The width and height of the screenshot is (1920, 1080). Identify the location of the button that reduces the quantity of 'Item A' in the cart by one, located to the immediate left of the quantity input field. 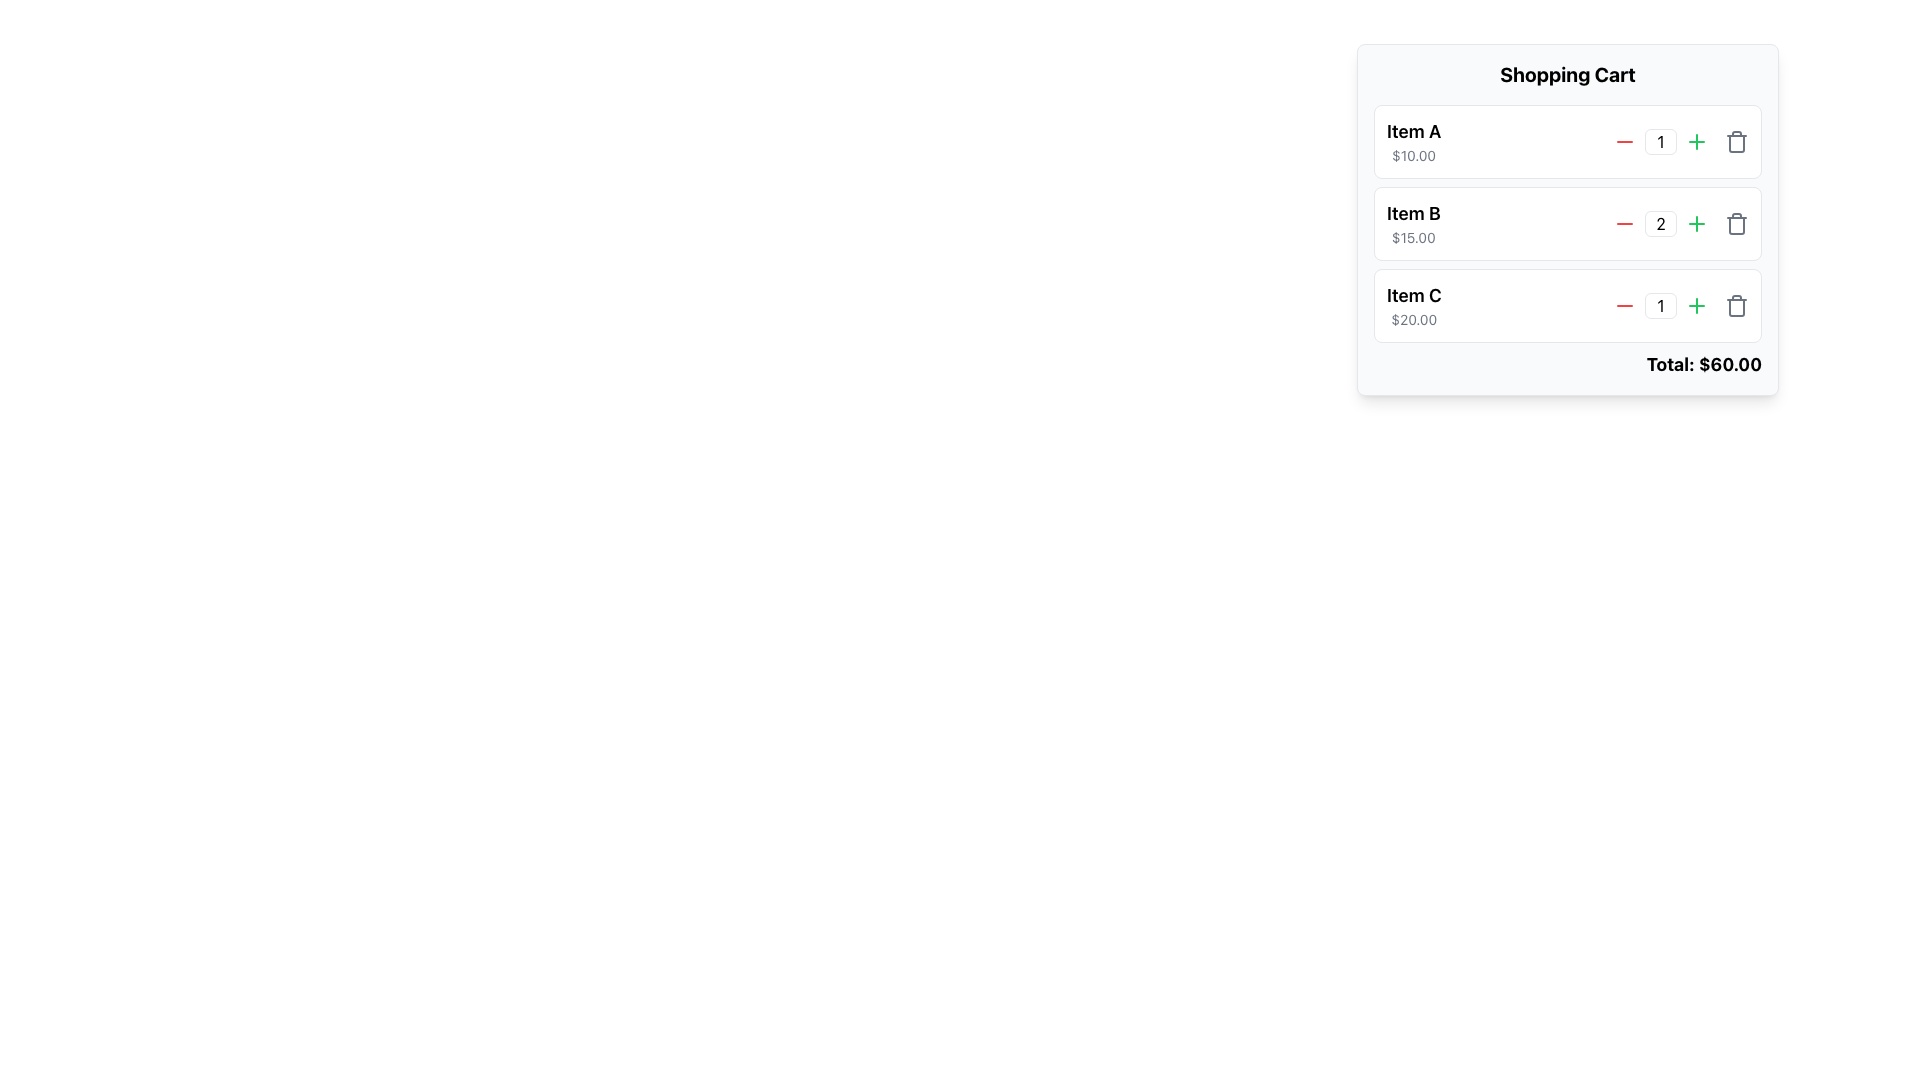
(1625, 141).